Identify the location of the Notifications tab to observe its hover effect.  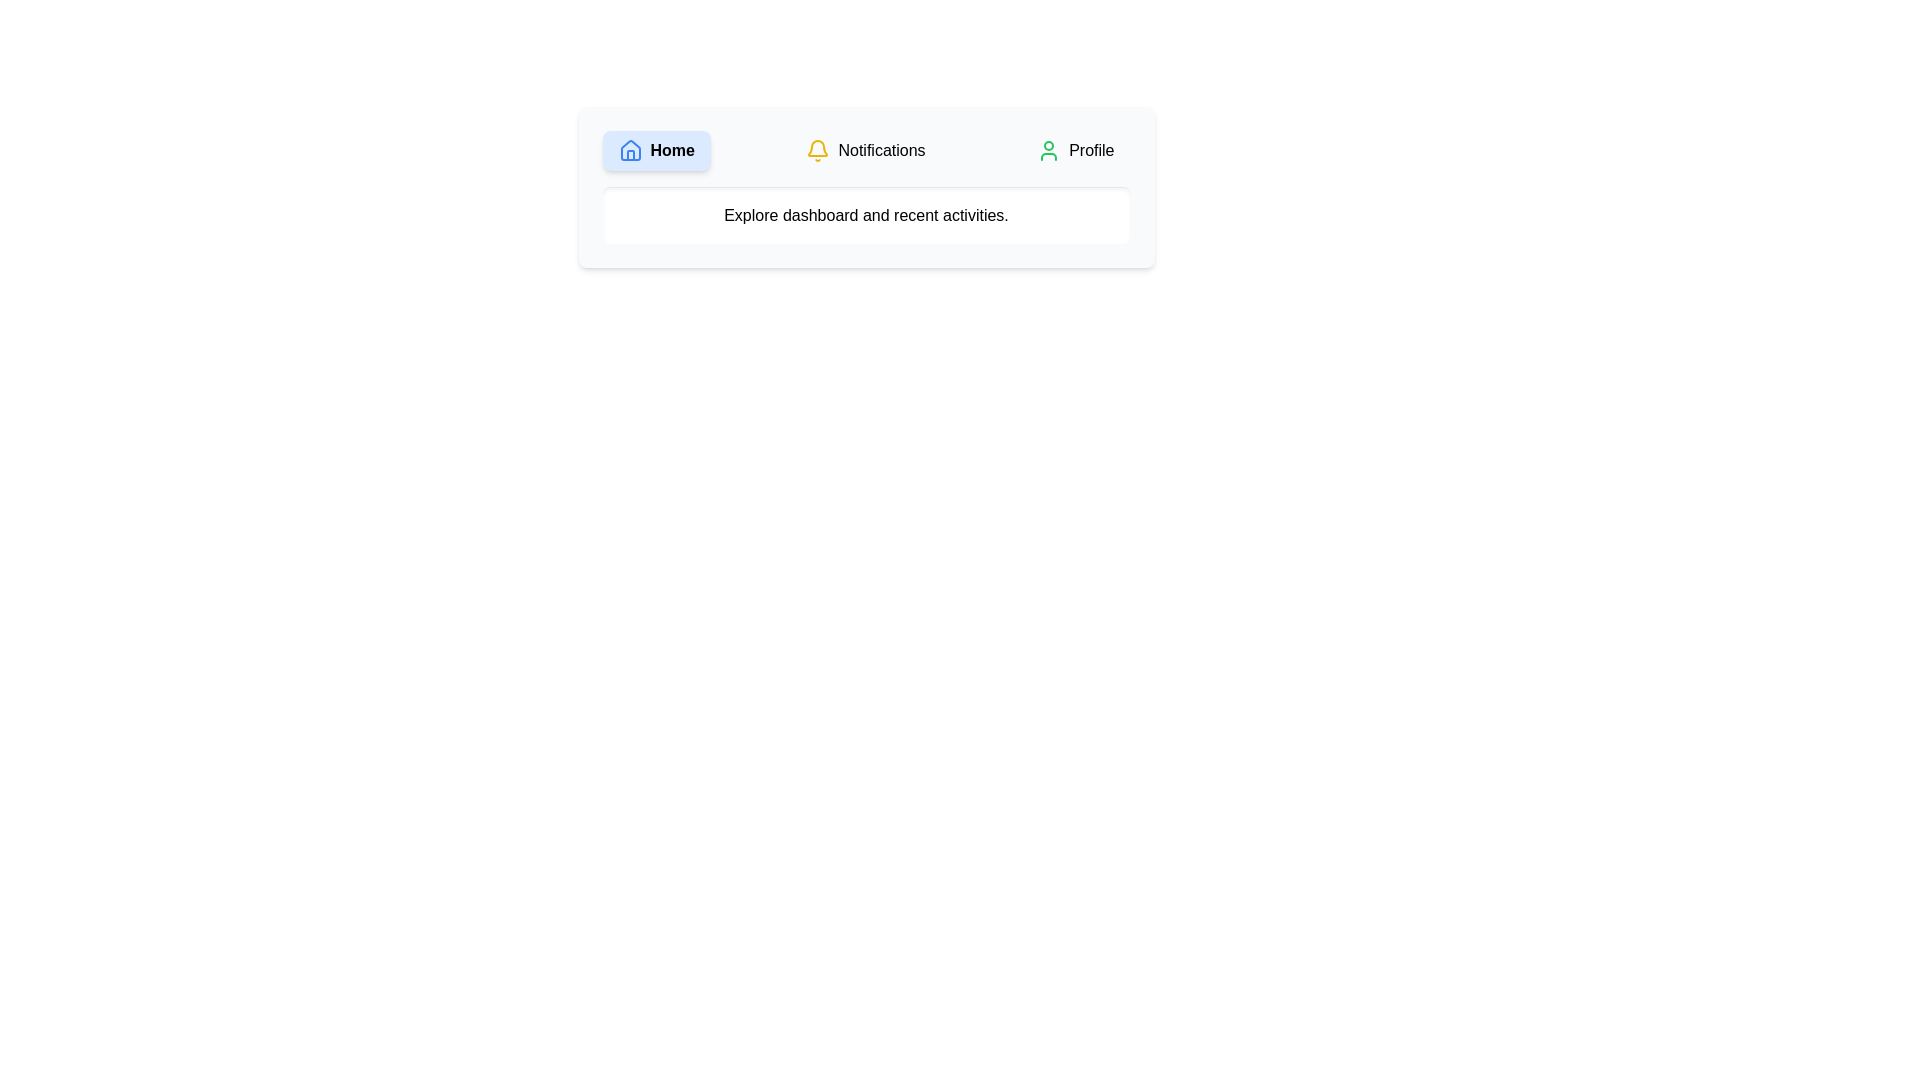
(866, 149).